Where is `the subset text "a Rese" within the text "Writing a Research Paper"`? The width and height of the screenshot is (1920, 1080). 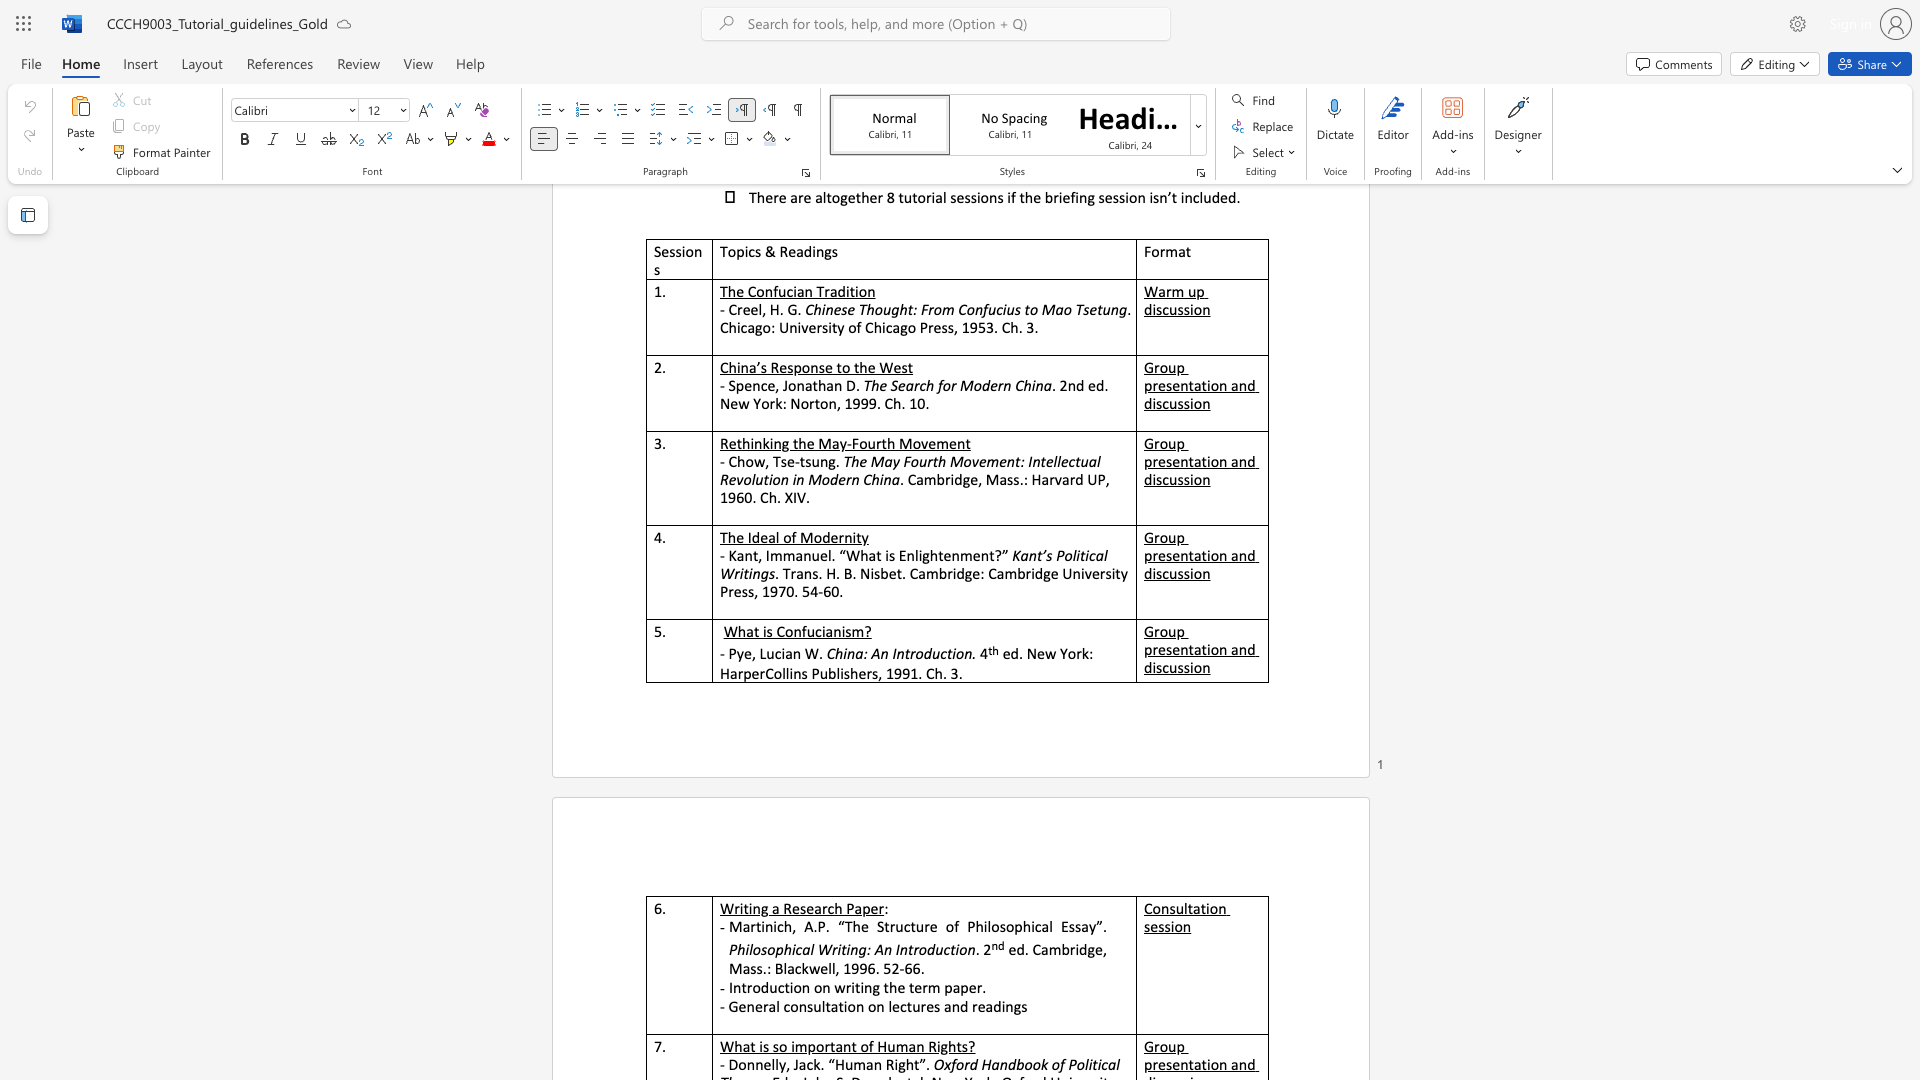 the subset text "a Rese" within the text "Writing a Research Paper" is located at coordinates (771, 908).